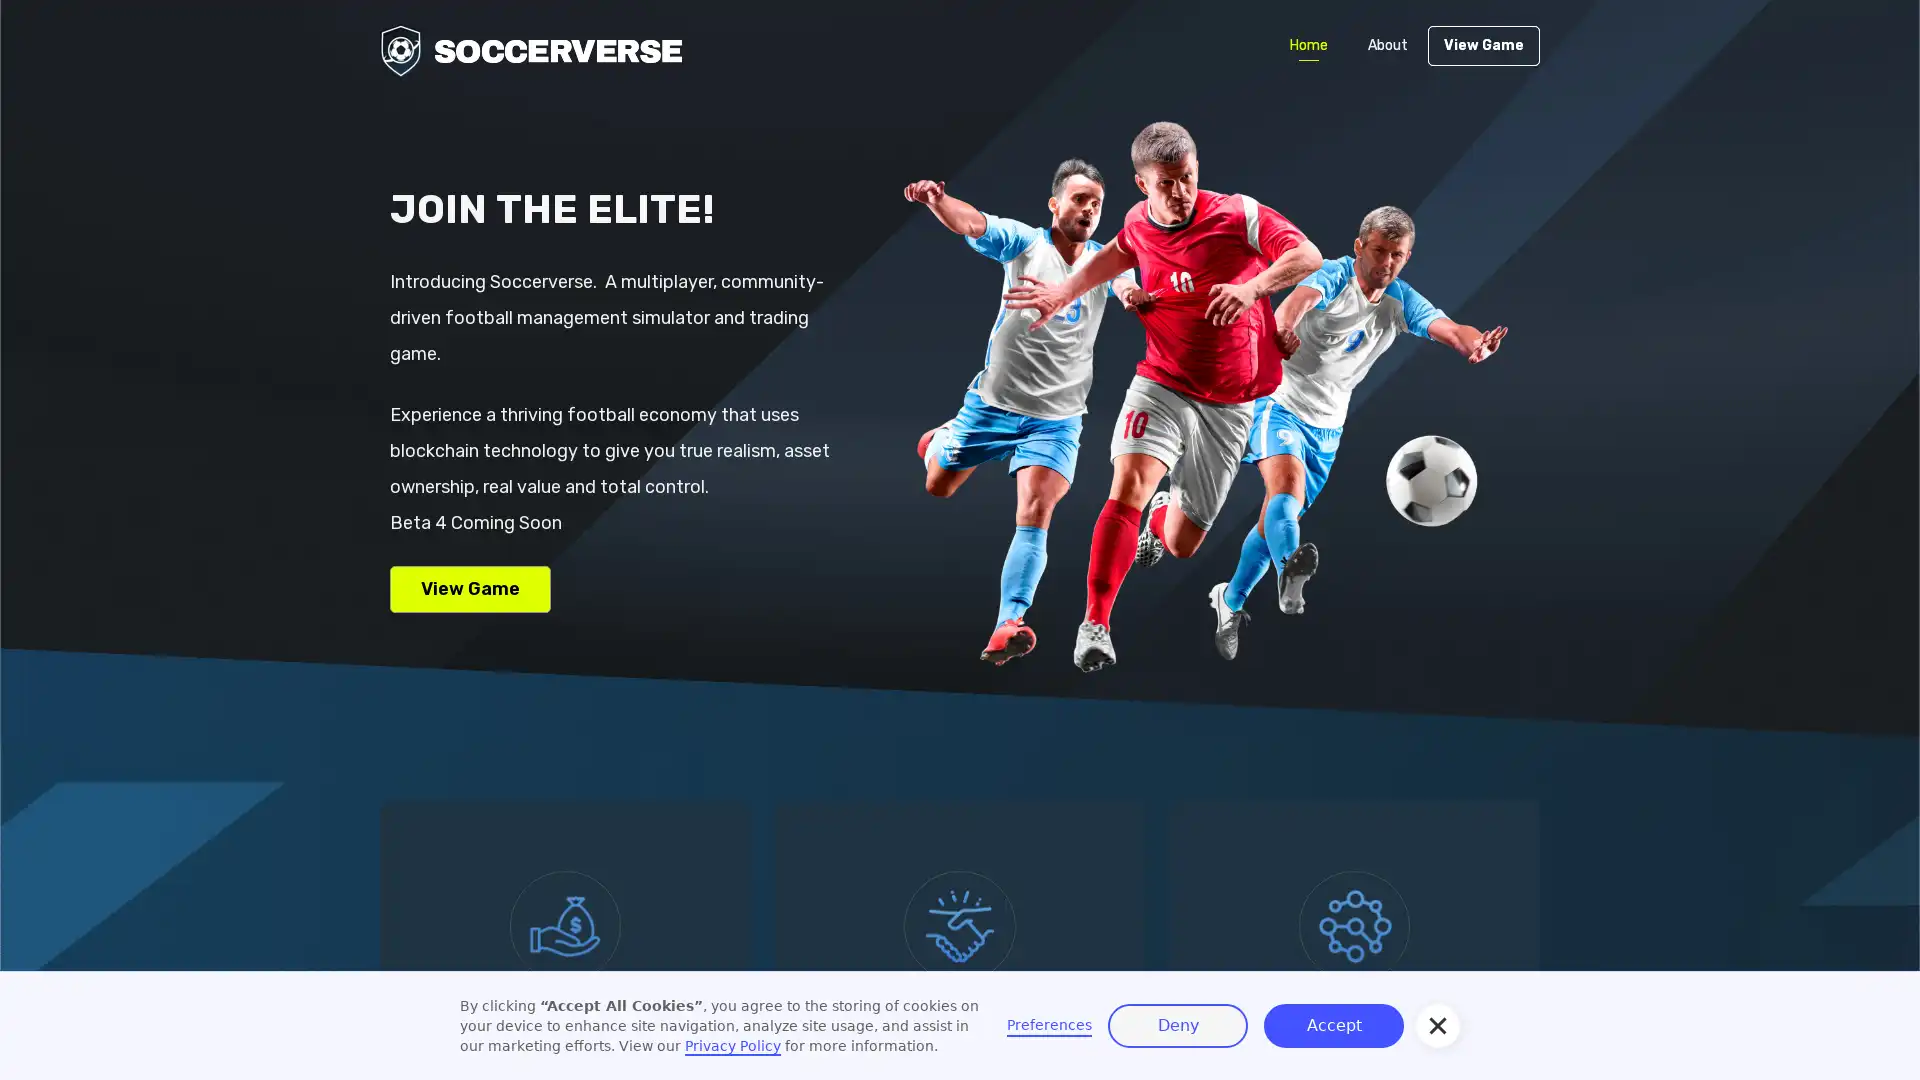 The image size is (1920, 1080). Describe the element at coordinates (1334, 1026) in the screenshot. I see `Accept` at that location.